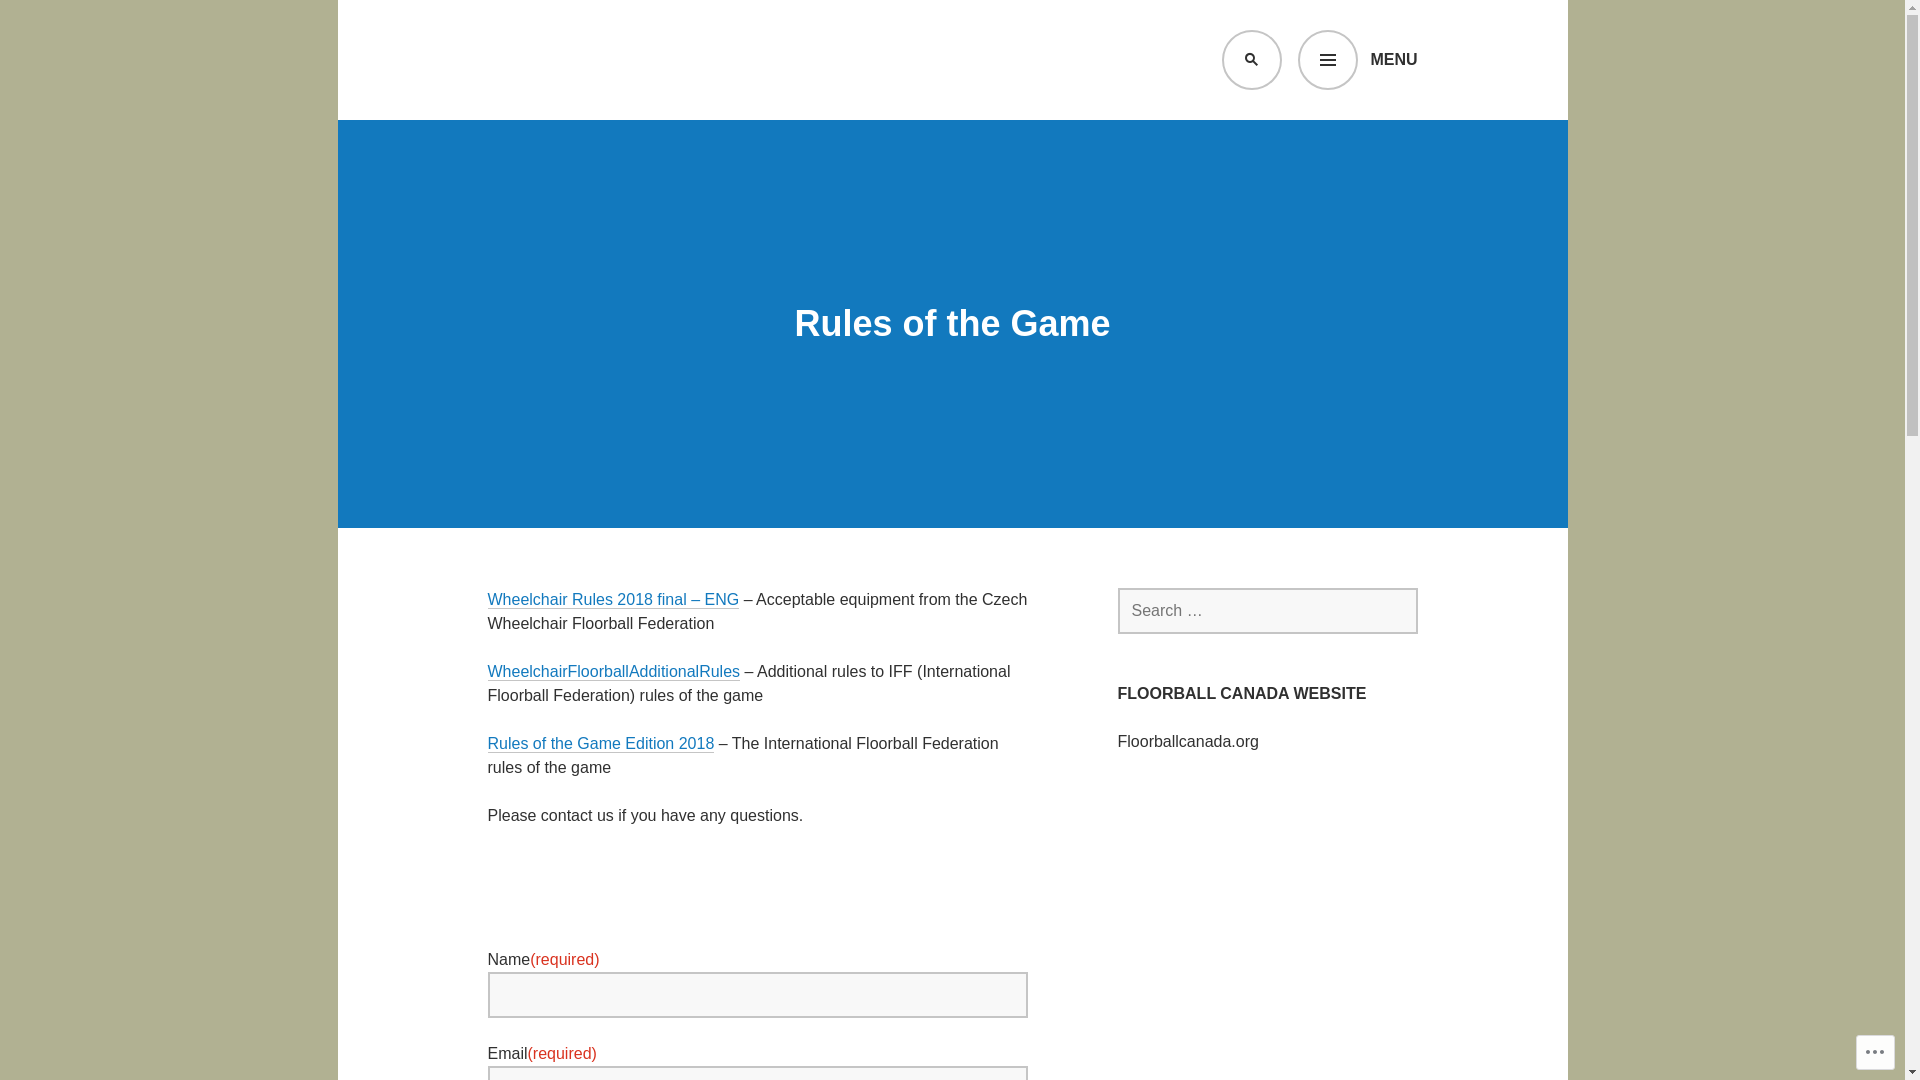  What do you see at coordinates (1357, 59) in the screenshot?
I see `'MENU'` at bounding box center [1357, 59].